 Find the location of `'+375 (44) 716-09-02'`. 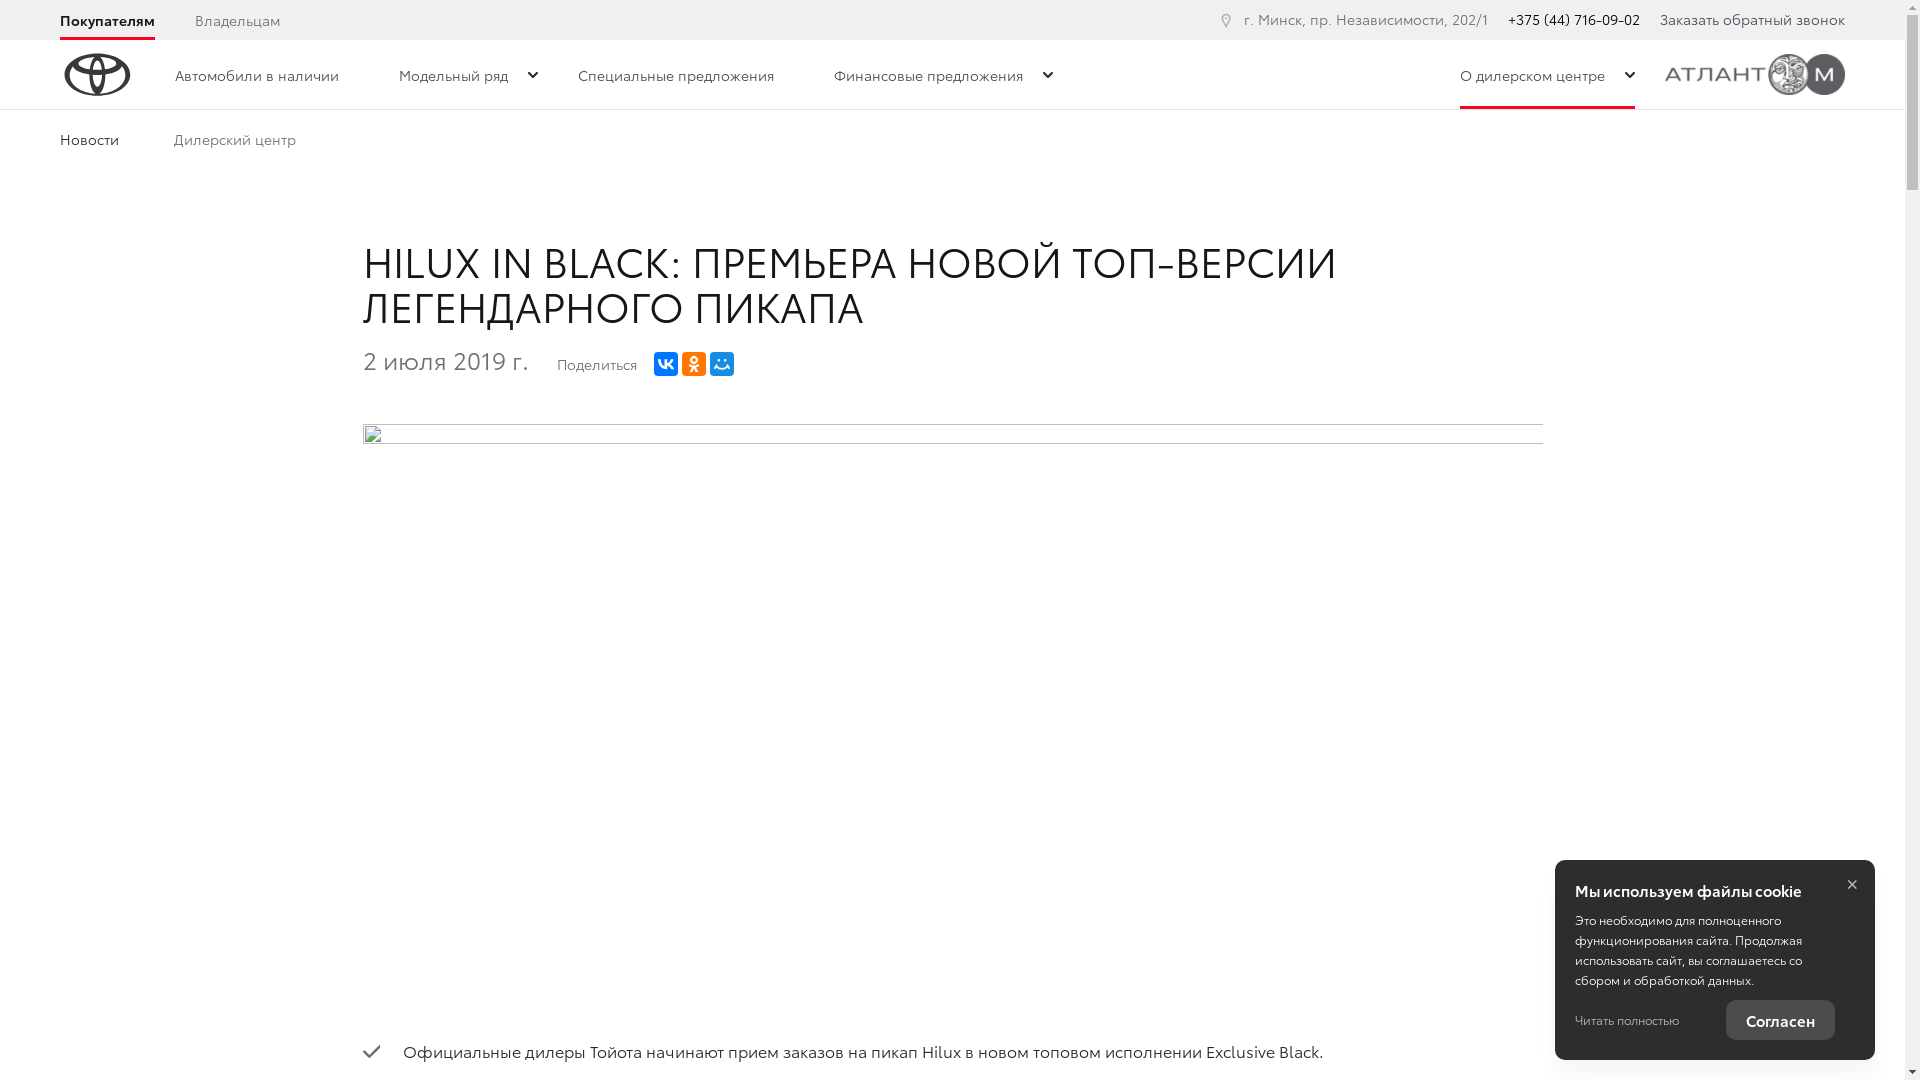

'+375 (44) 716-09-02' is located at coordinates (1573, 19).